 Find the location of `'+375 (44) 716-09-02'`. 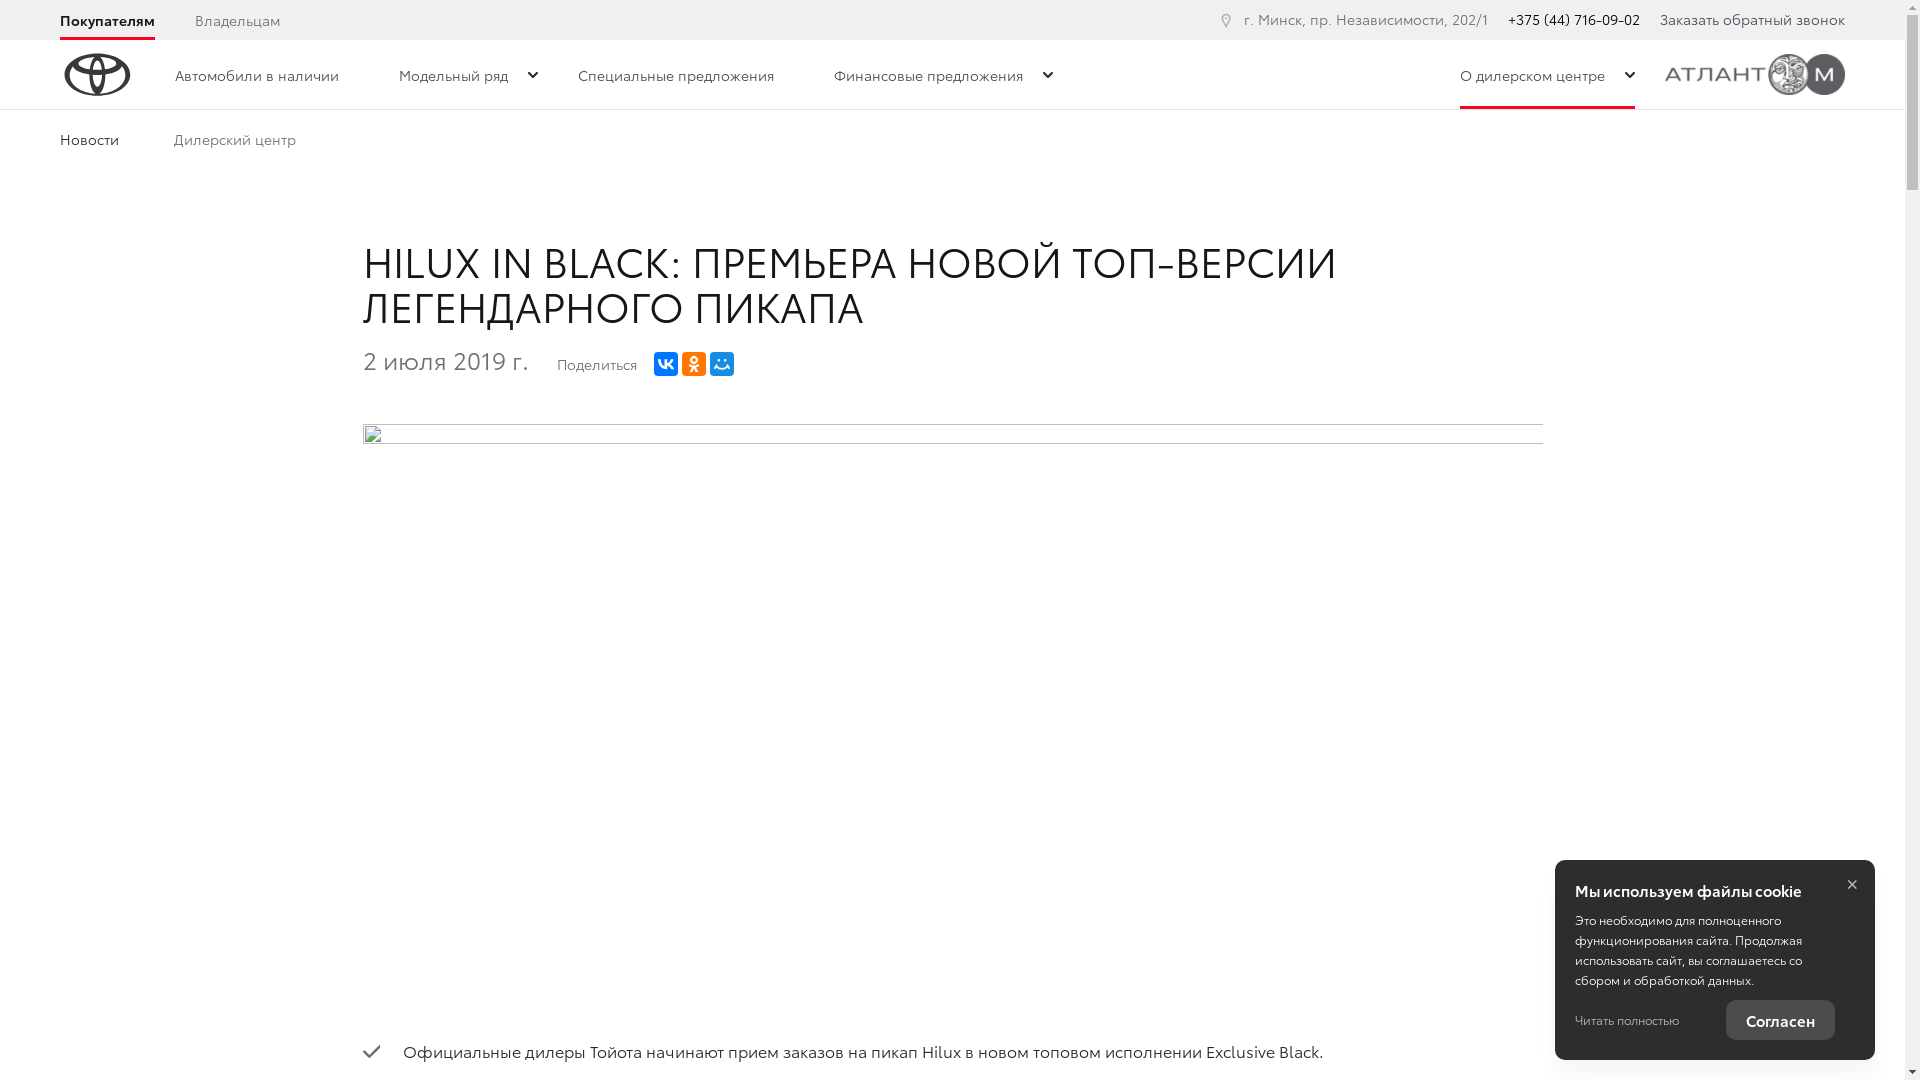

'+375 (44) 716-09-02' is located at coordinates (1573, 19).